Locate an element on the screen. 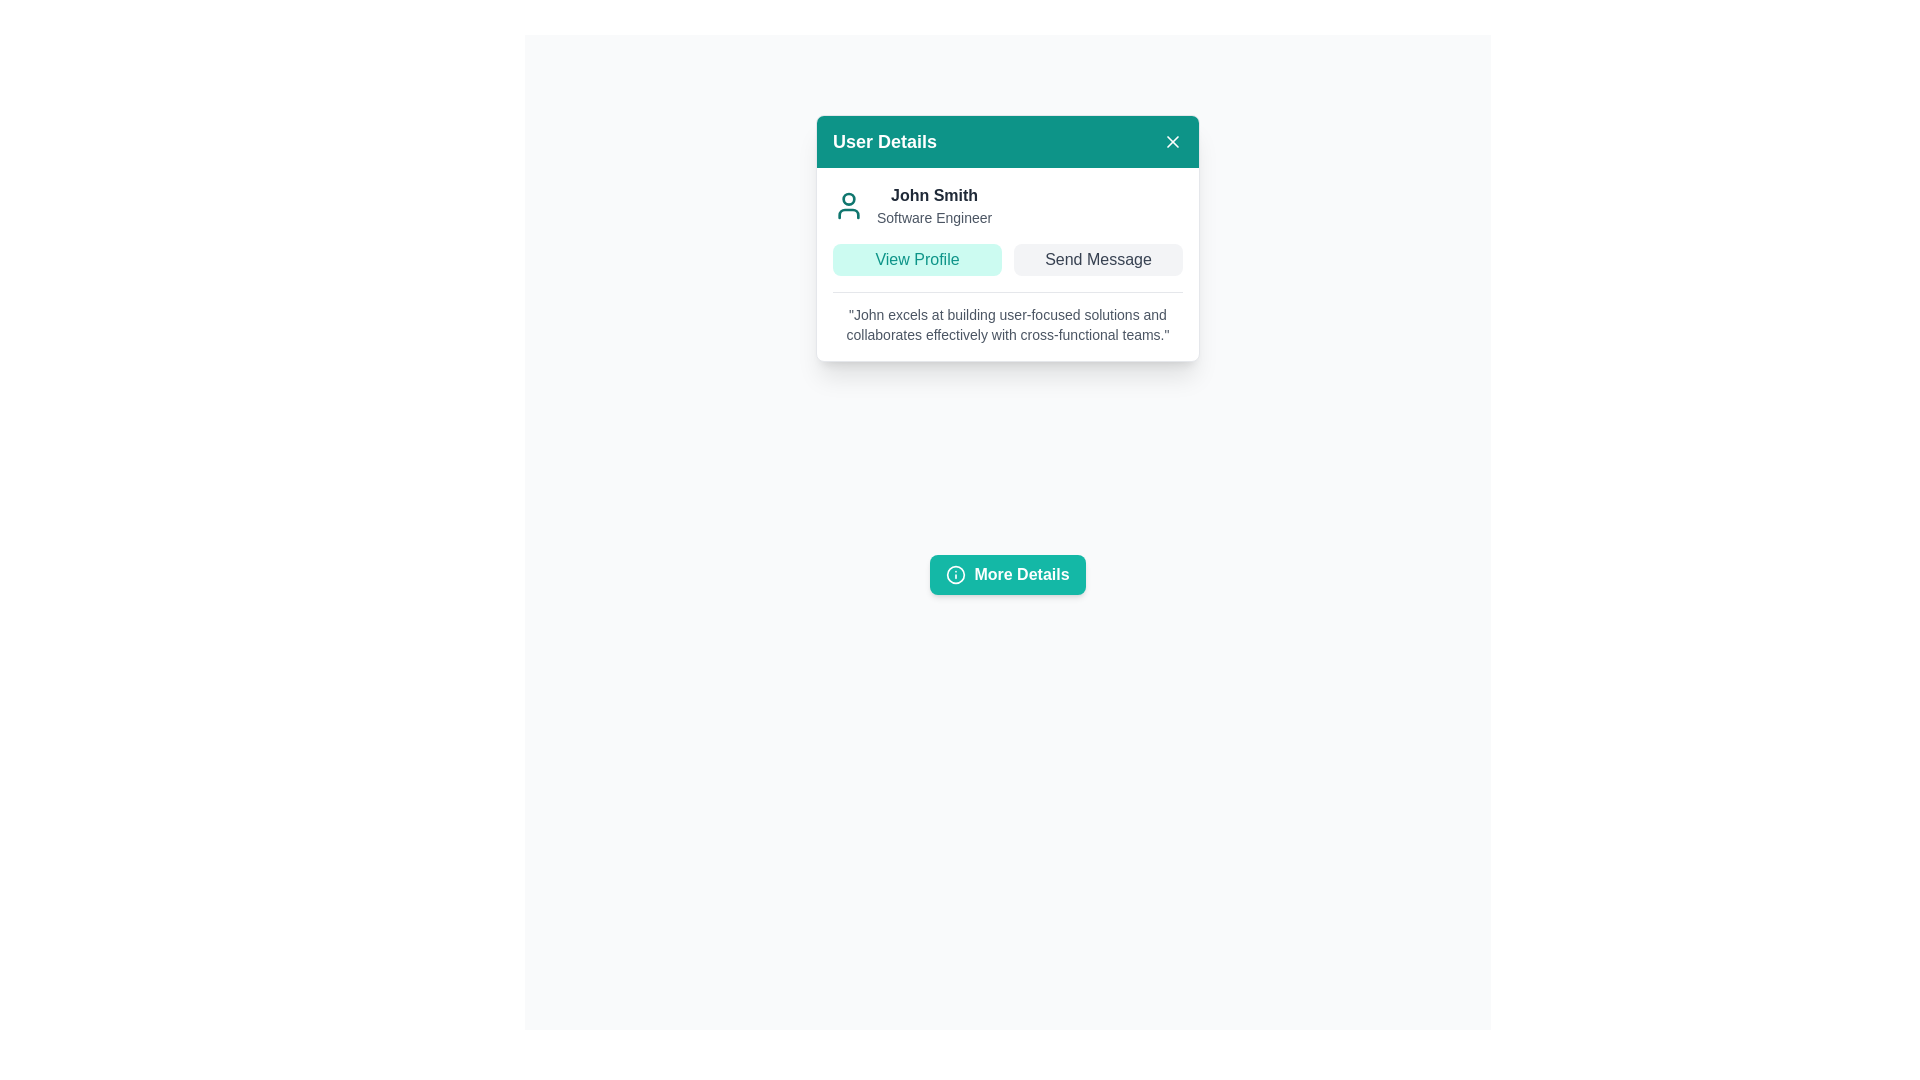 This screenshot has width=1920, height=1080. the close button located in the top-right corner of the 'User Details' card is located at coordinates (1172, 141).